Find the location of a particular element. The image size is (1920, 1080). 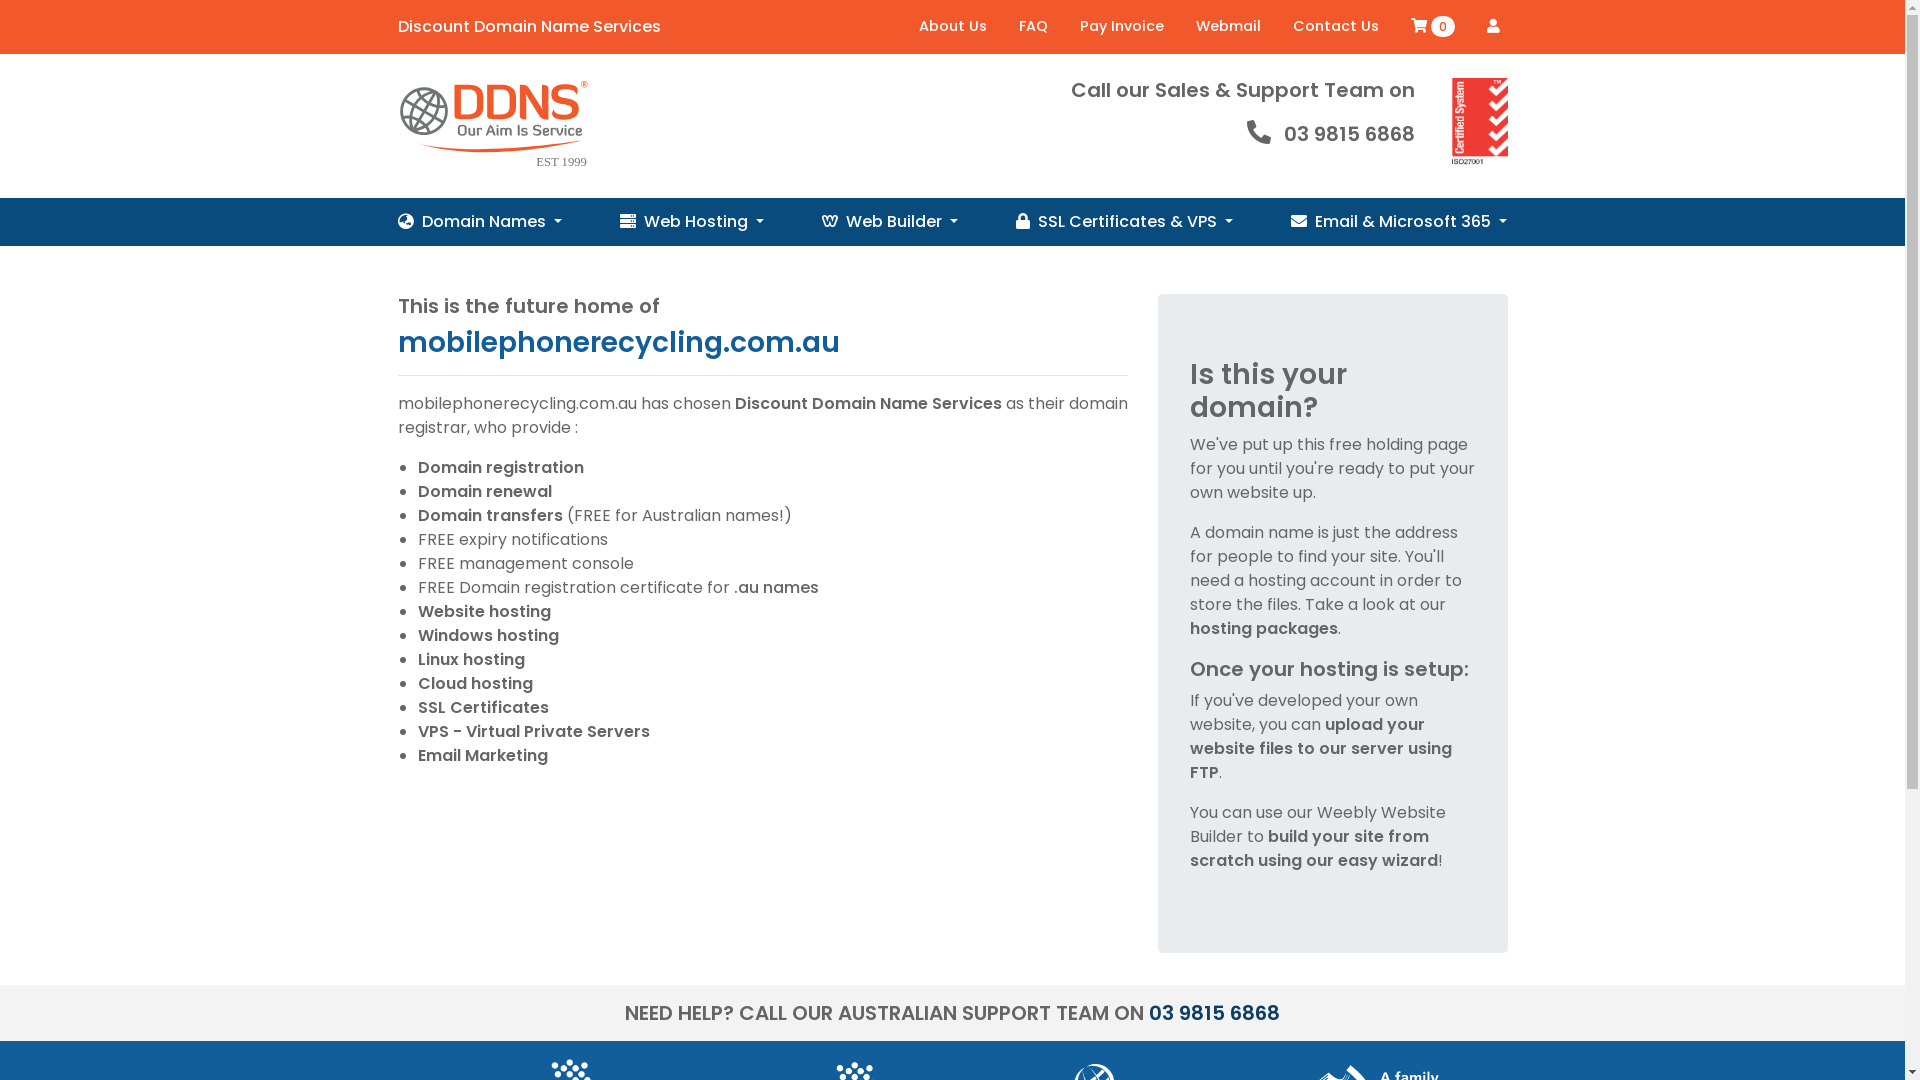

'0' is located at coordinates (1430, 27).